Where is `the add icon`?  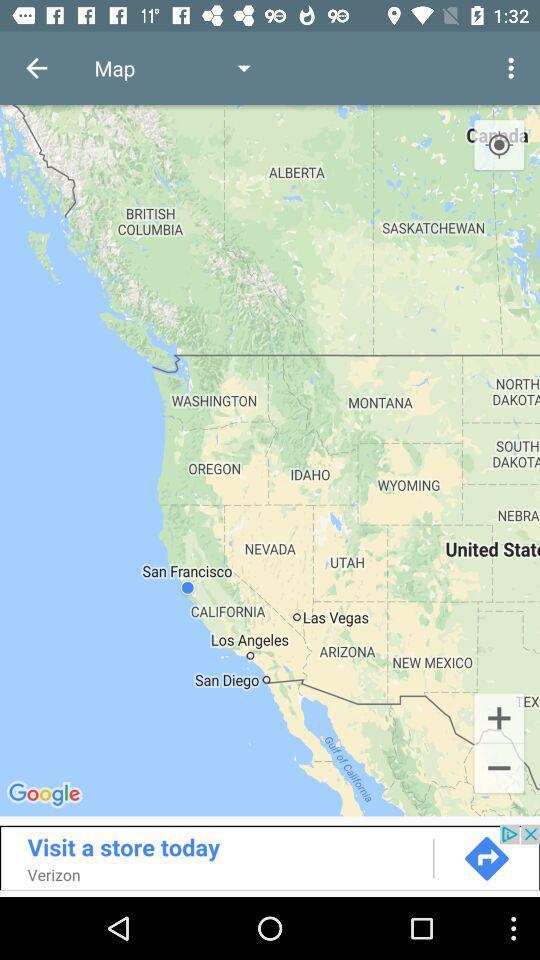 the add icon is located at coordinates (498, 717).